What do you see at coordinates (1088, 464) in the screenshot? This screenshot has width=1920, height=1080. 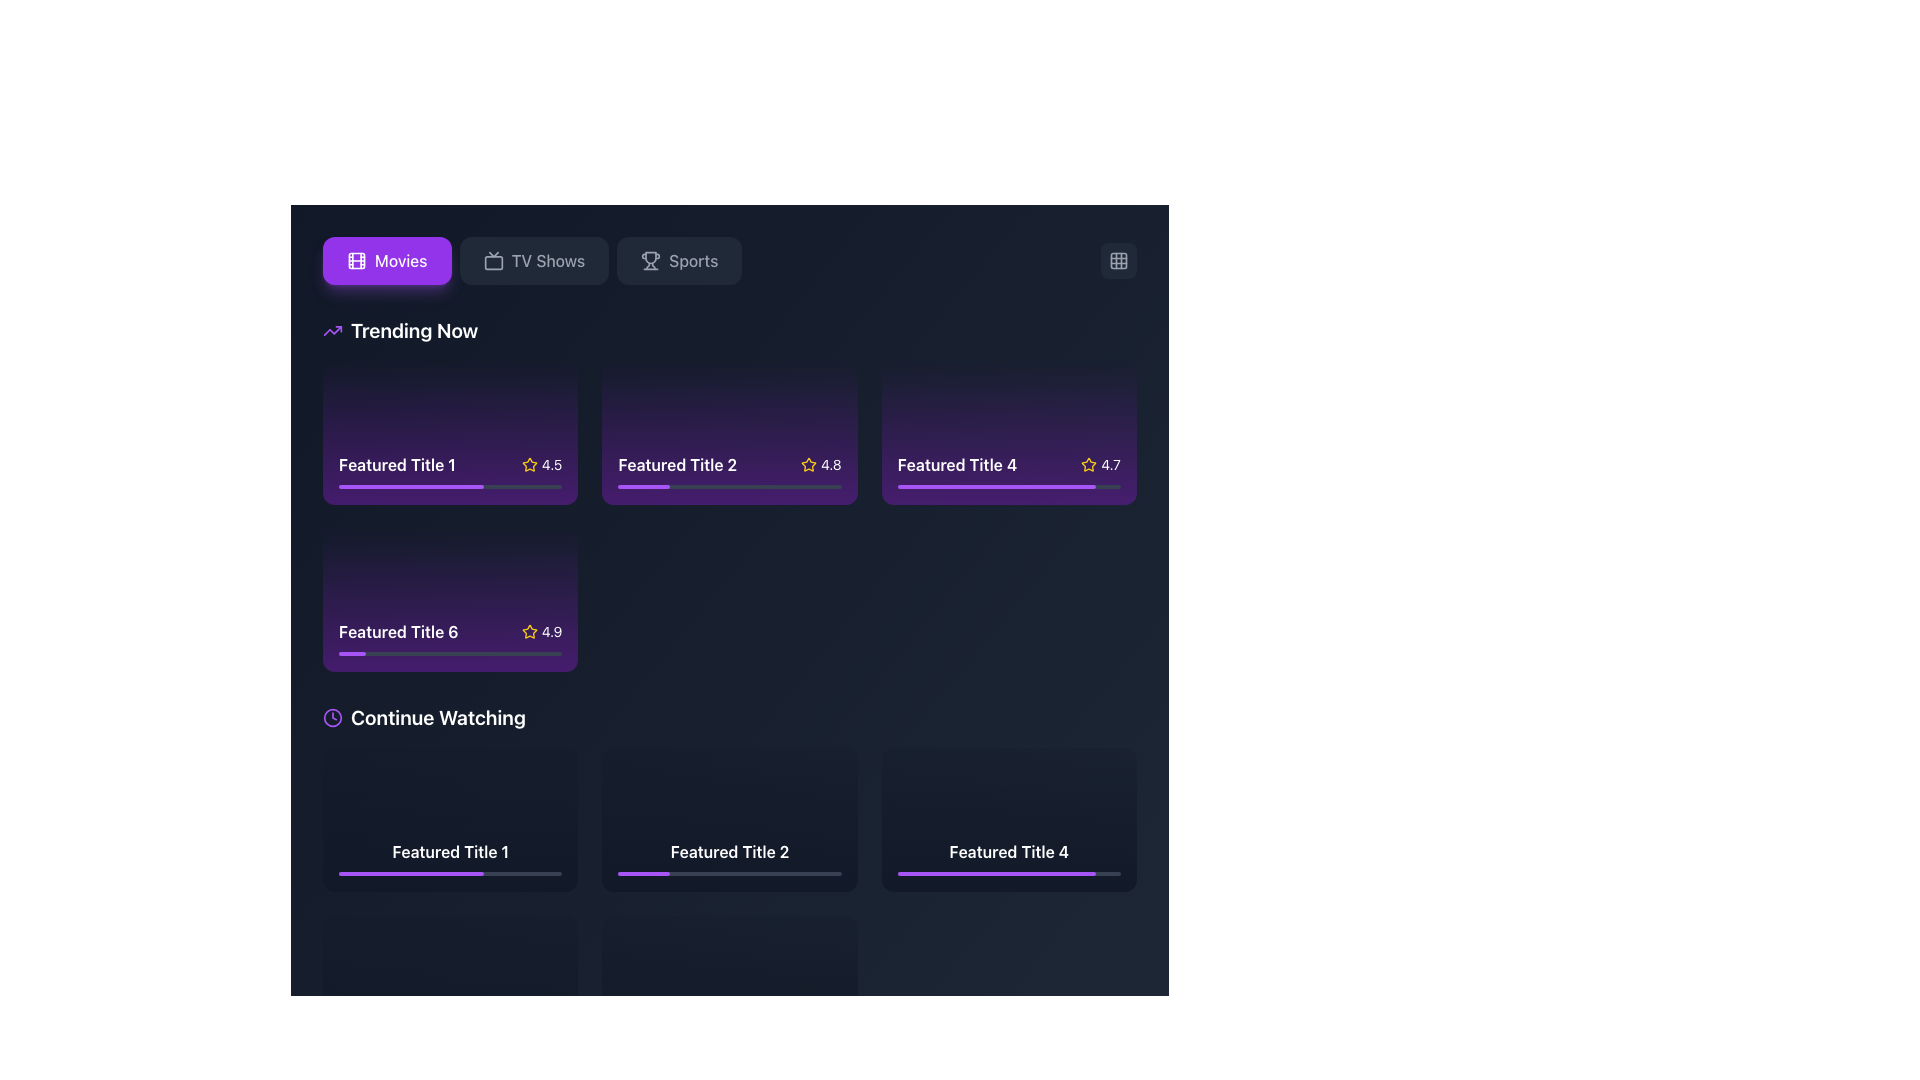 I see `the yellow star icon representing a rating, located next to the numeric text '4.7' in the 'Featured Title 4' card` at bounding box center [1088, 464].